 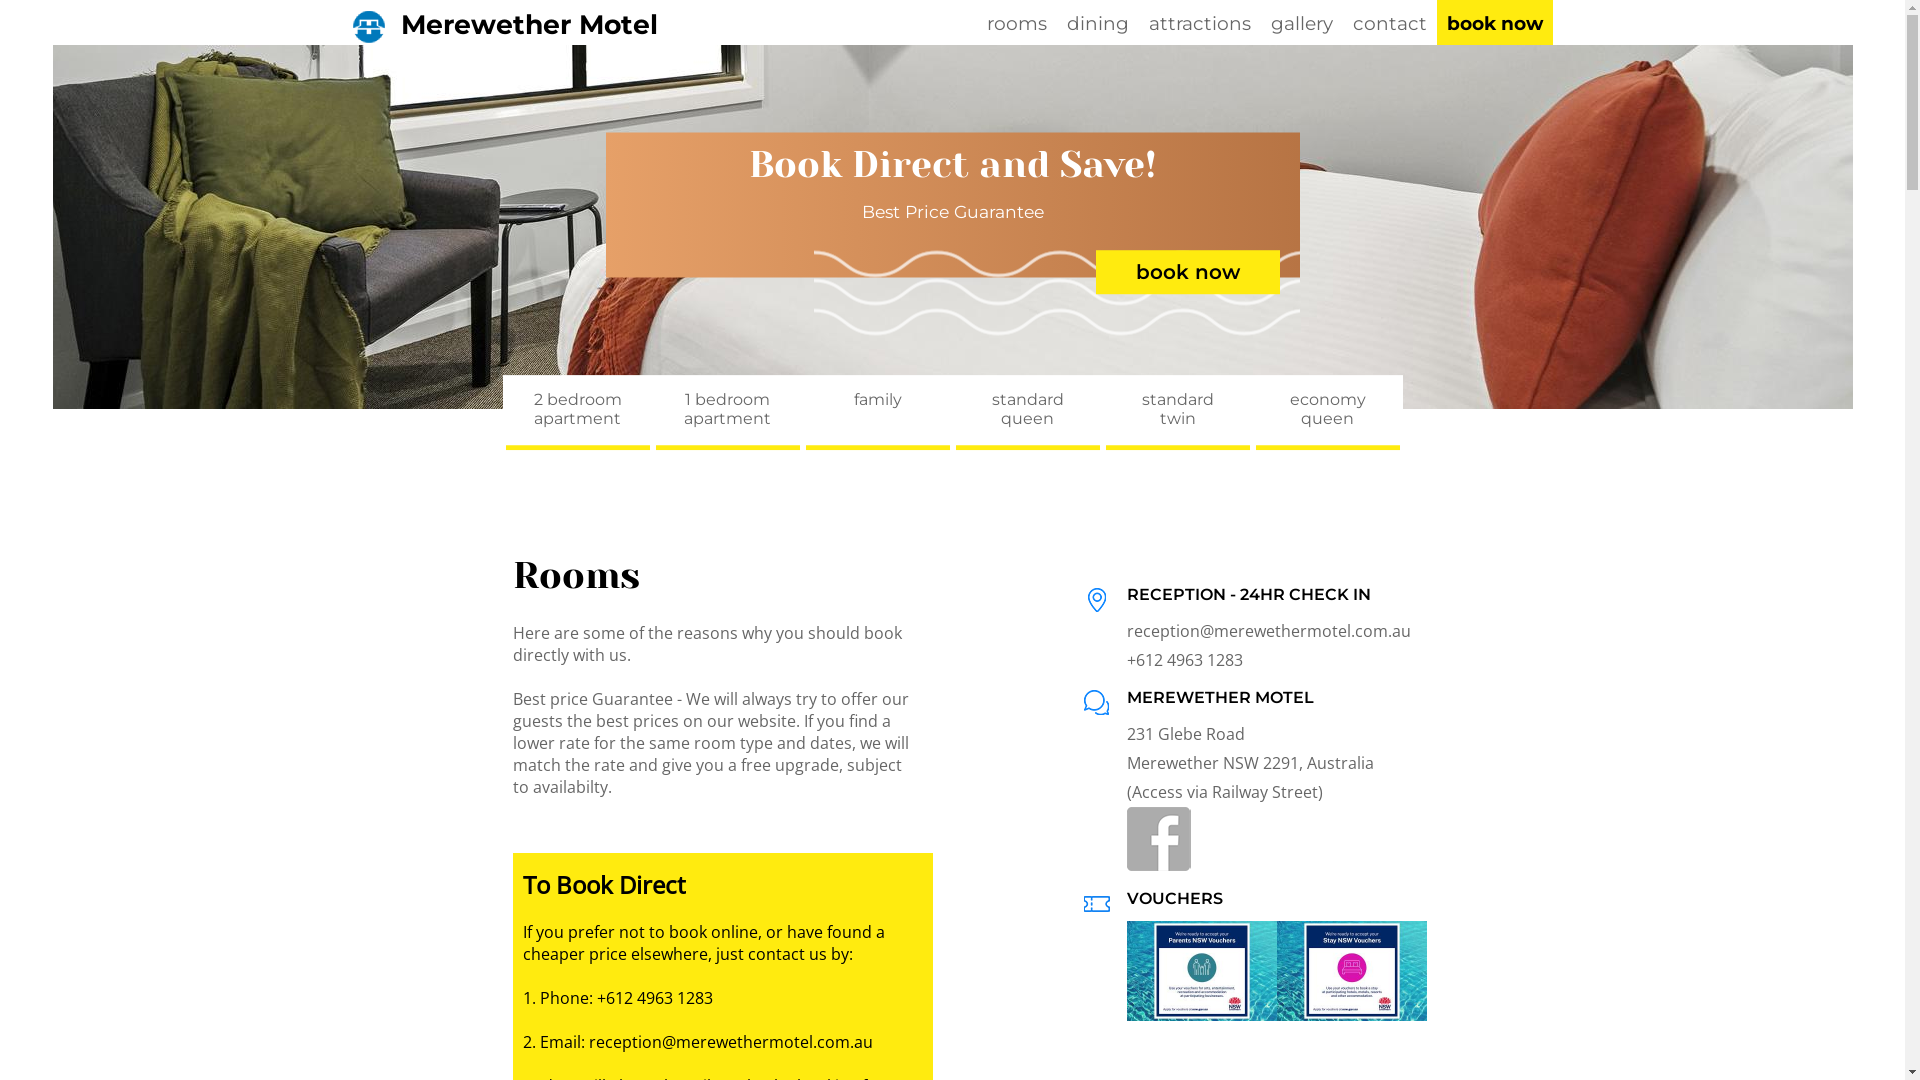 I want to click on 'book now', so click(x=1188, y=272).